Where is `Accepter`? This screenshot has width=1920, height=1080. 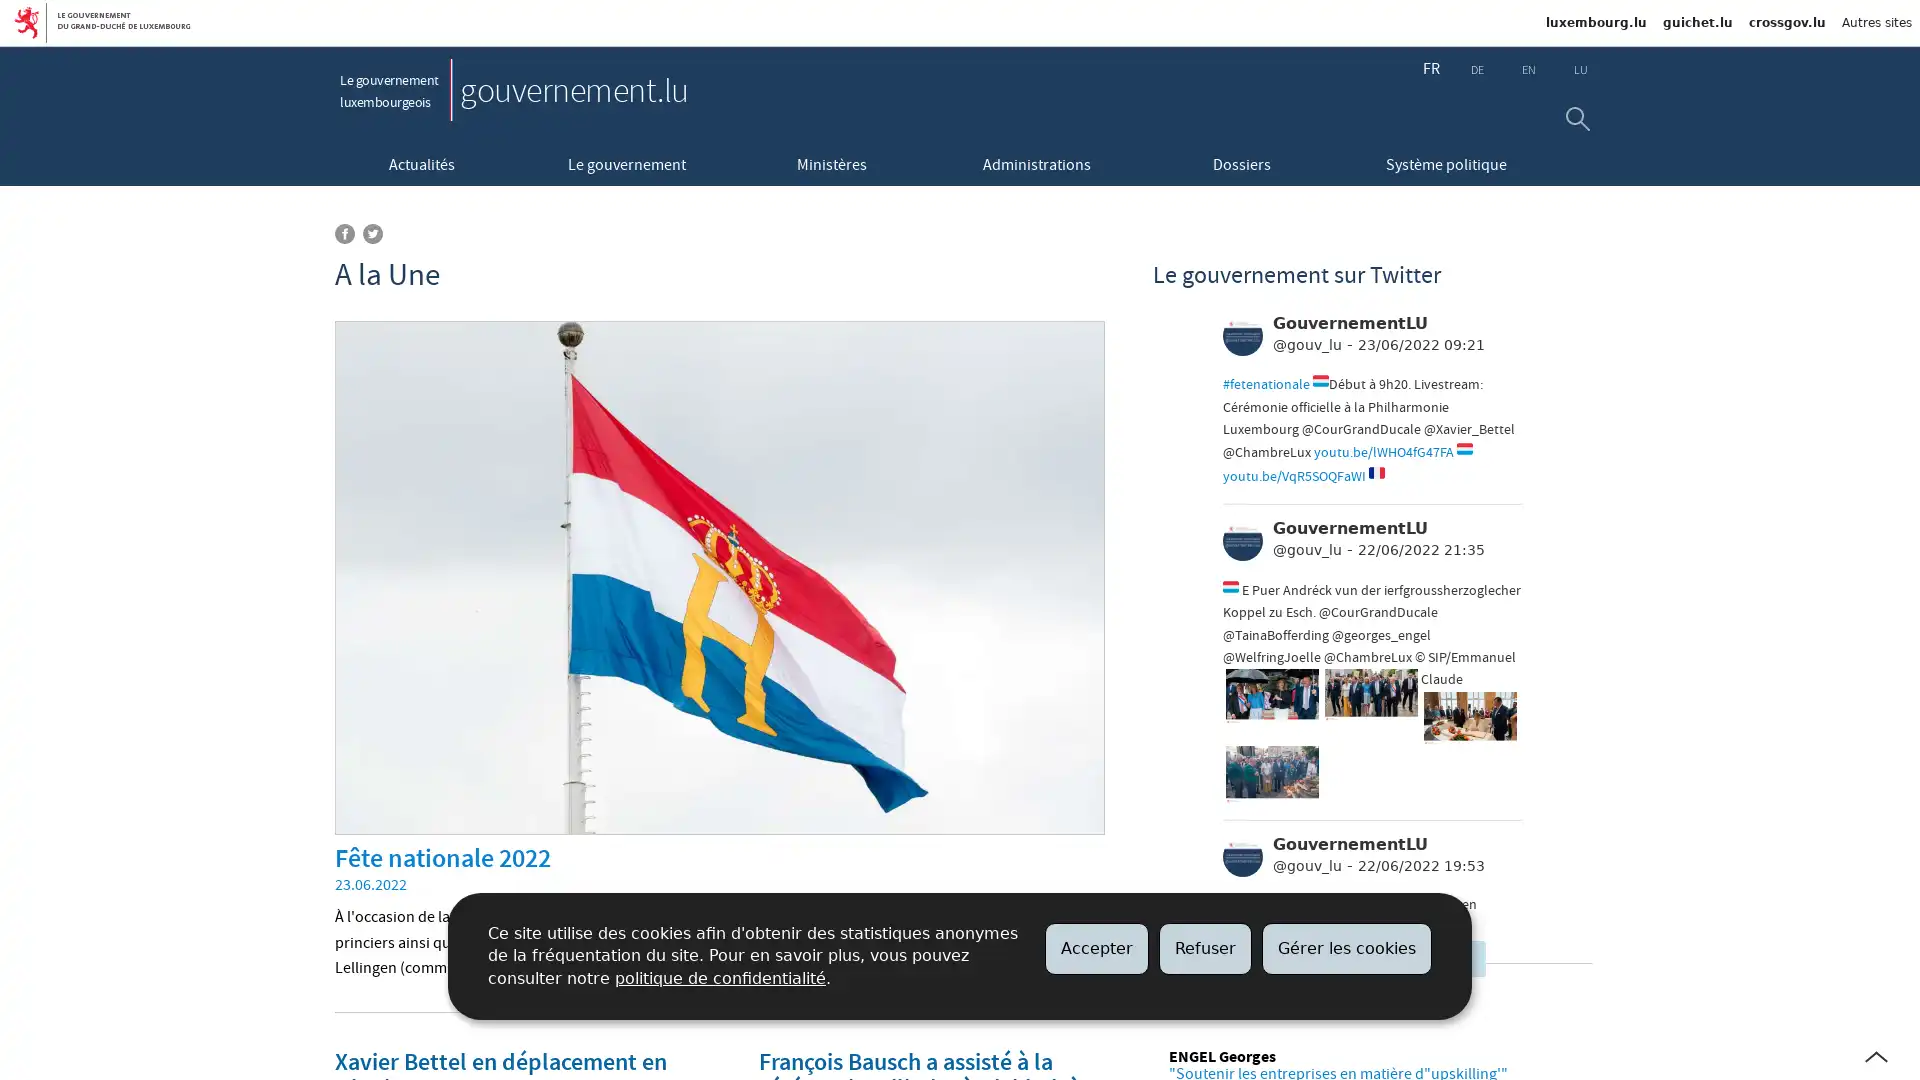
Accepter is located at coordinates (1096, 947).